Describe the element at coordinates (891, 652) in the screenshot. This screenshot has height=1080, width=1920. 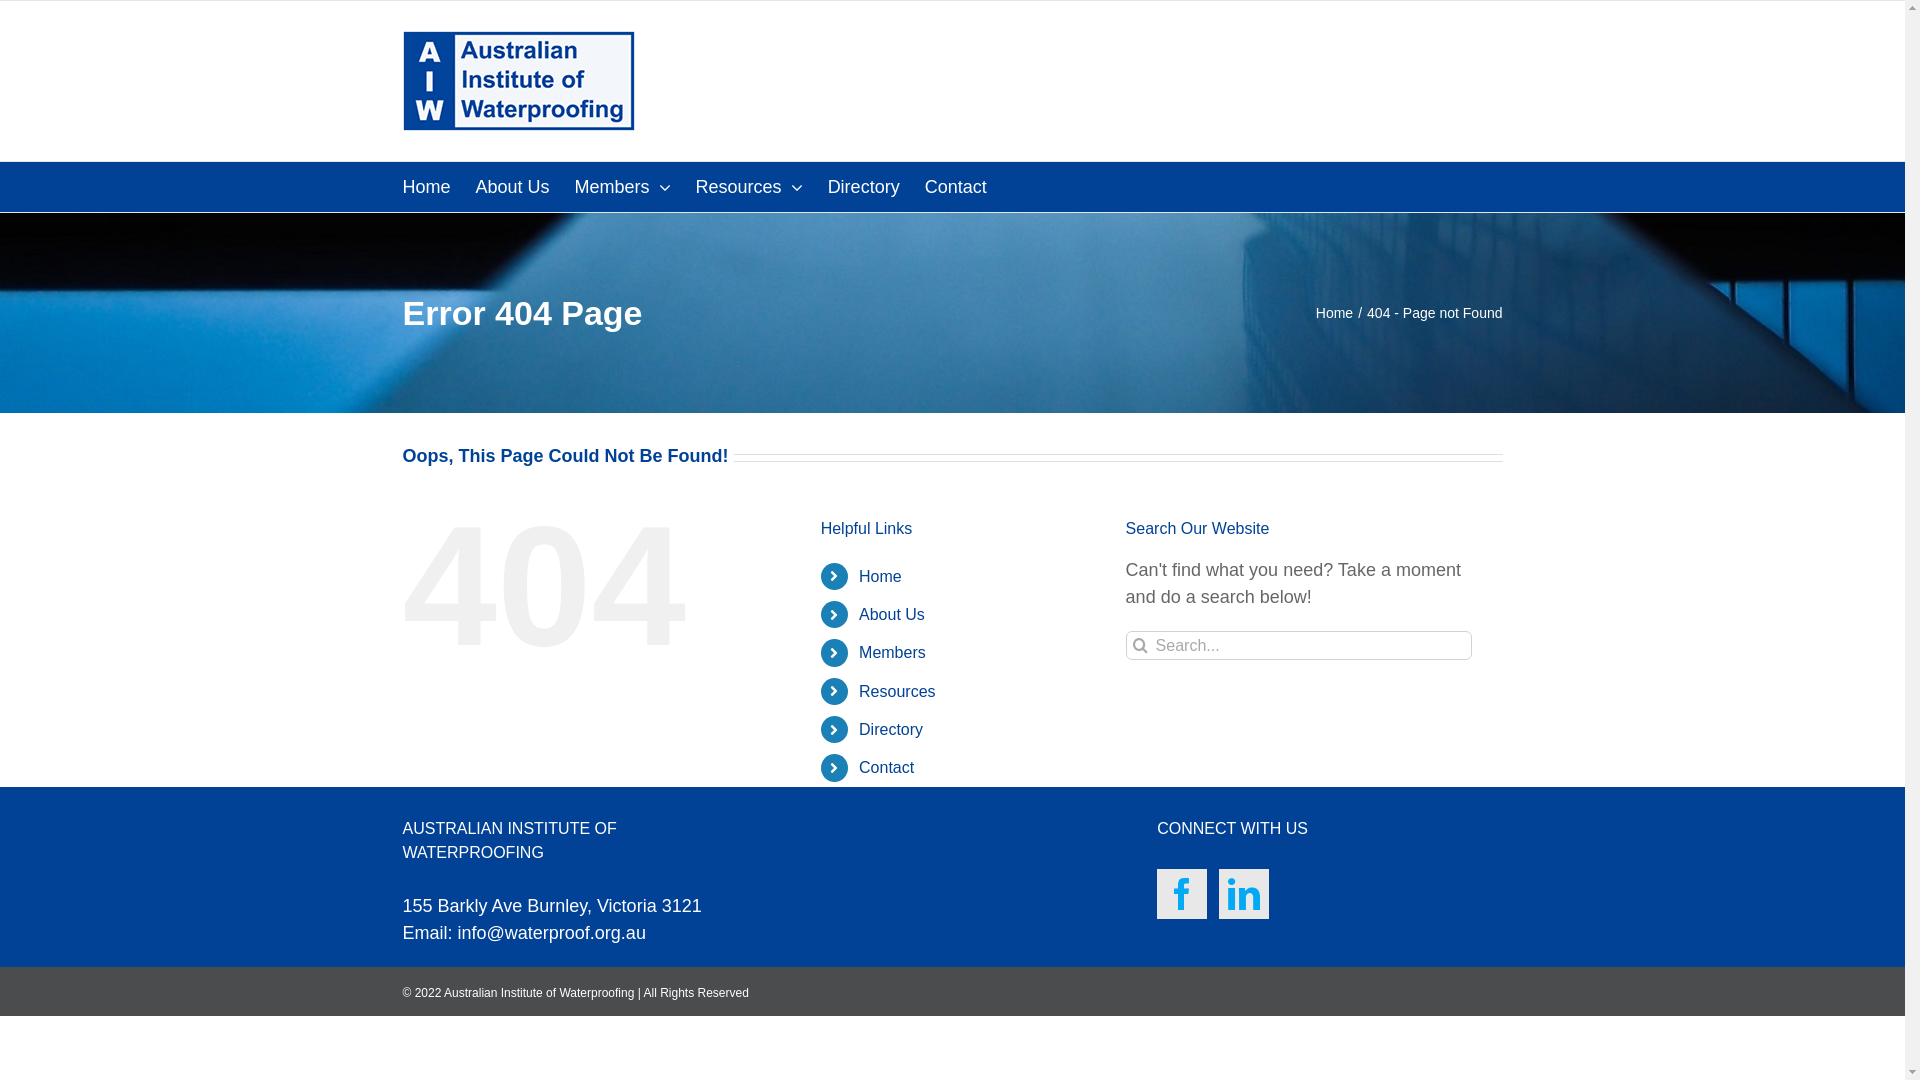
I see `'Members'` at that location.